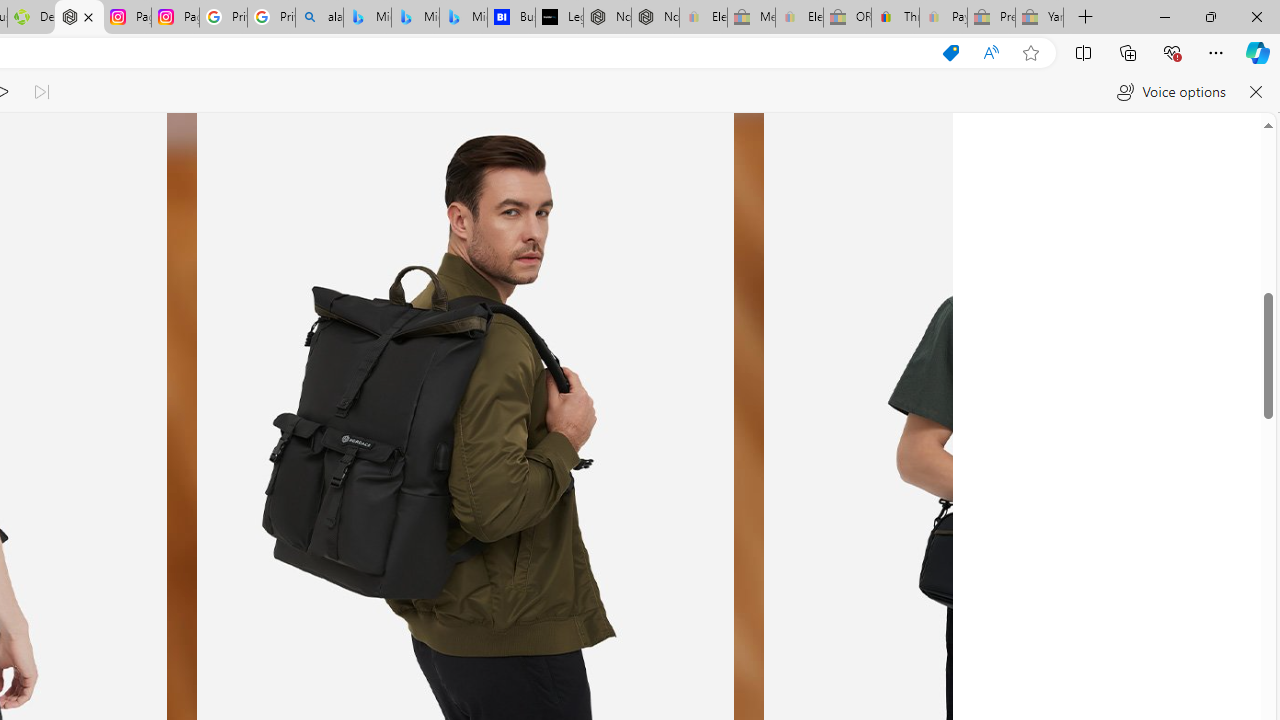 Image resolution: width=1280 pixels, height=720 pixels. What do you see at coordinates (1082, 51) in the screenshot?
I see `'Split screen'` at bounding box center [1082, 51].